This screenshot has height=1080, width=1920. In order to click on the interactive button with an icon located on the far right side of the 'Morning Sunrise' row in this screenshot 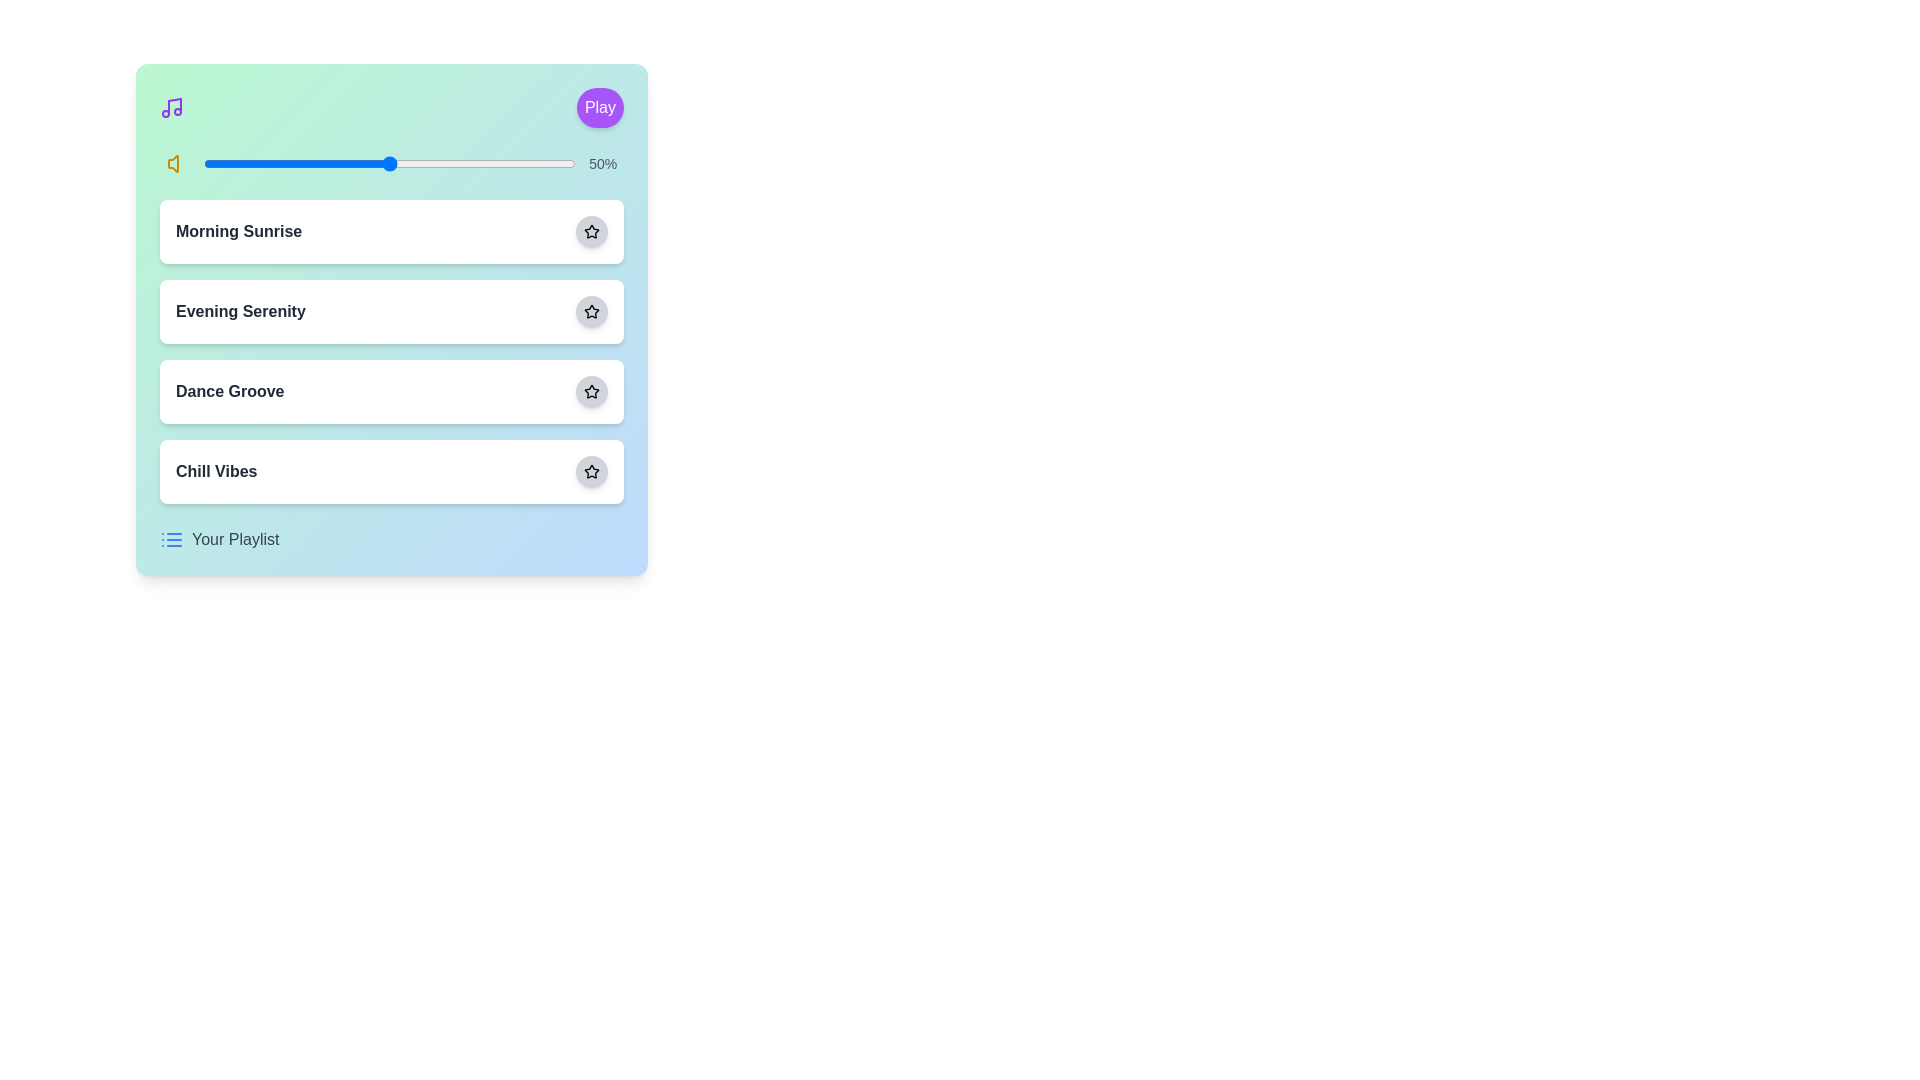, I will do `click(590, 230)`.